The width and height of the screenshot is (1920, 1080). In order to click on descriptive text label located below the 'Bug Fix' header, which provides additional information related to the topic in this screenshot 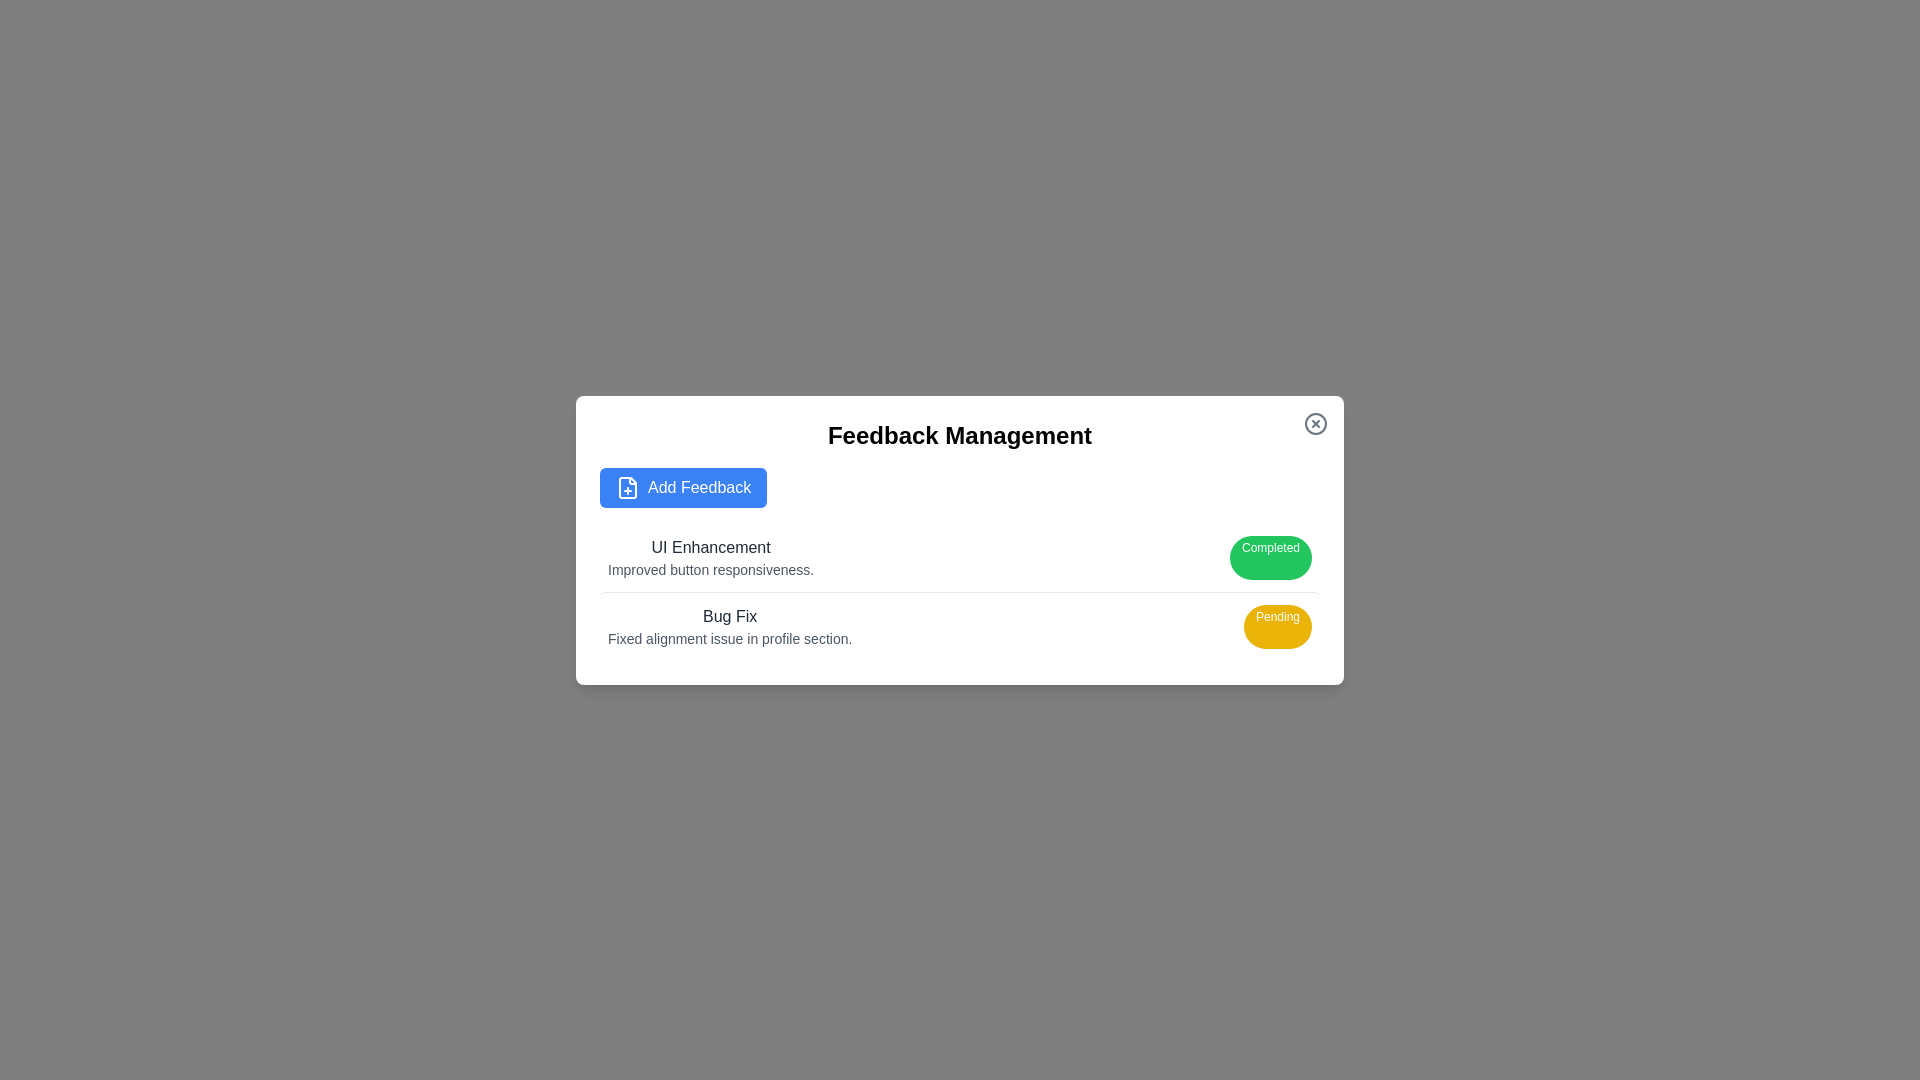, I will do `click(729, 638)`.